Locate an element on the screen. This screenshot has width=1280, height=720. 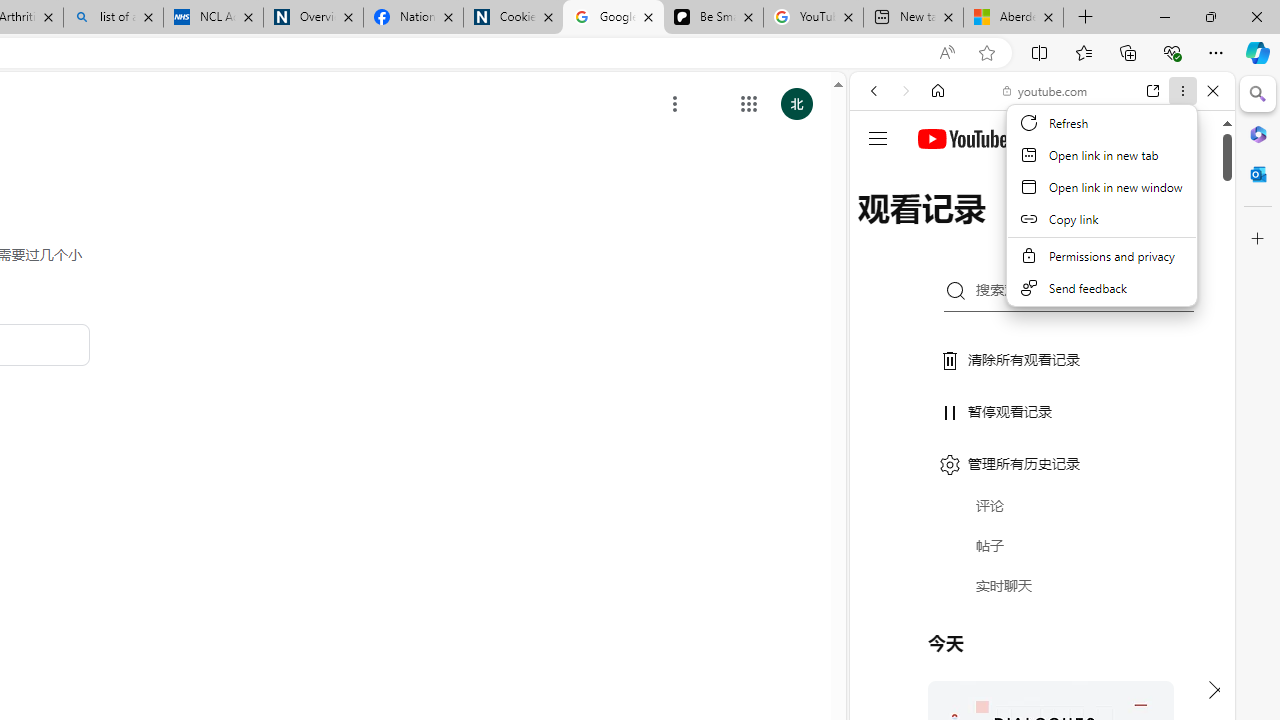
'Search Filter, VIDEOS' is located at coordinates (1006, 227).